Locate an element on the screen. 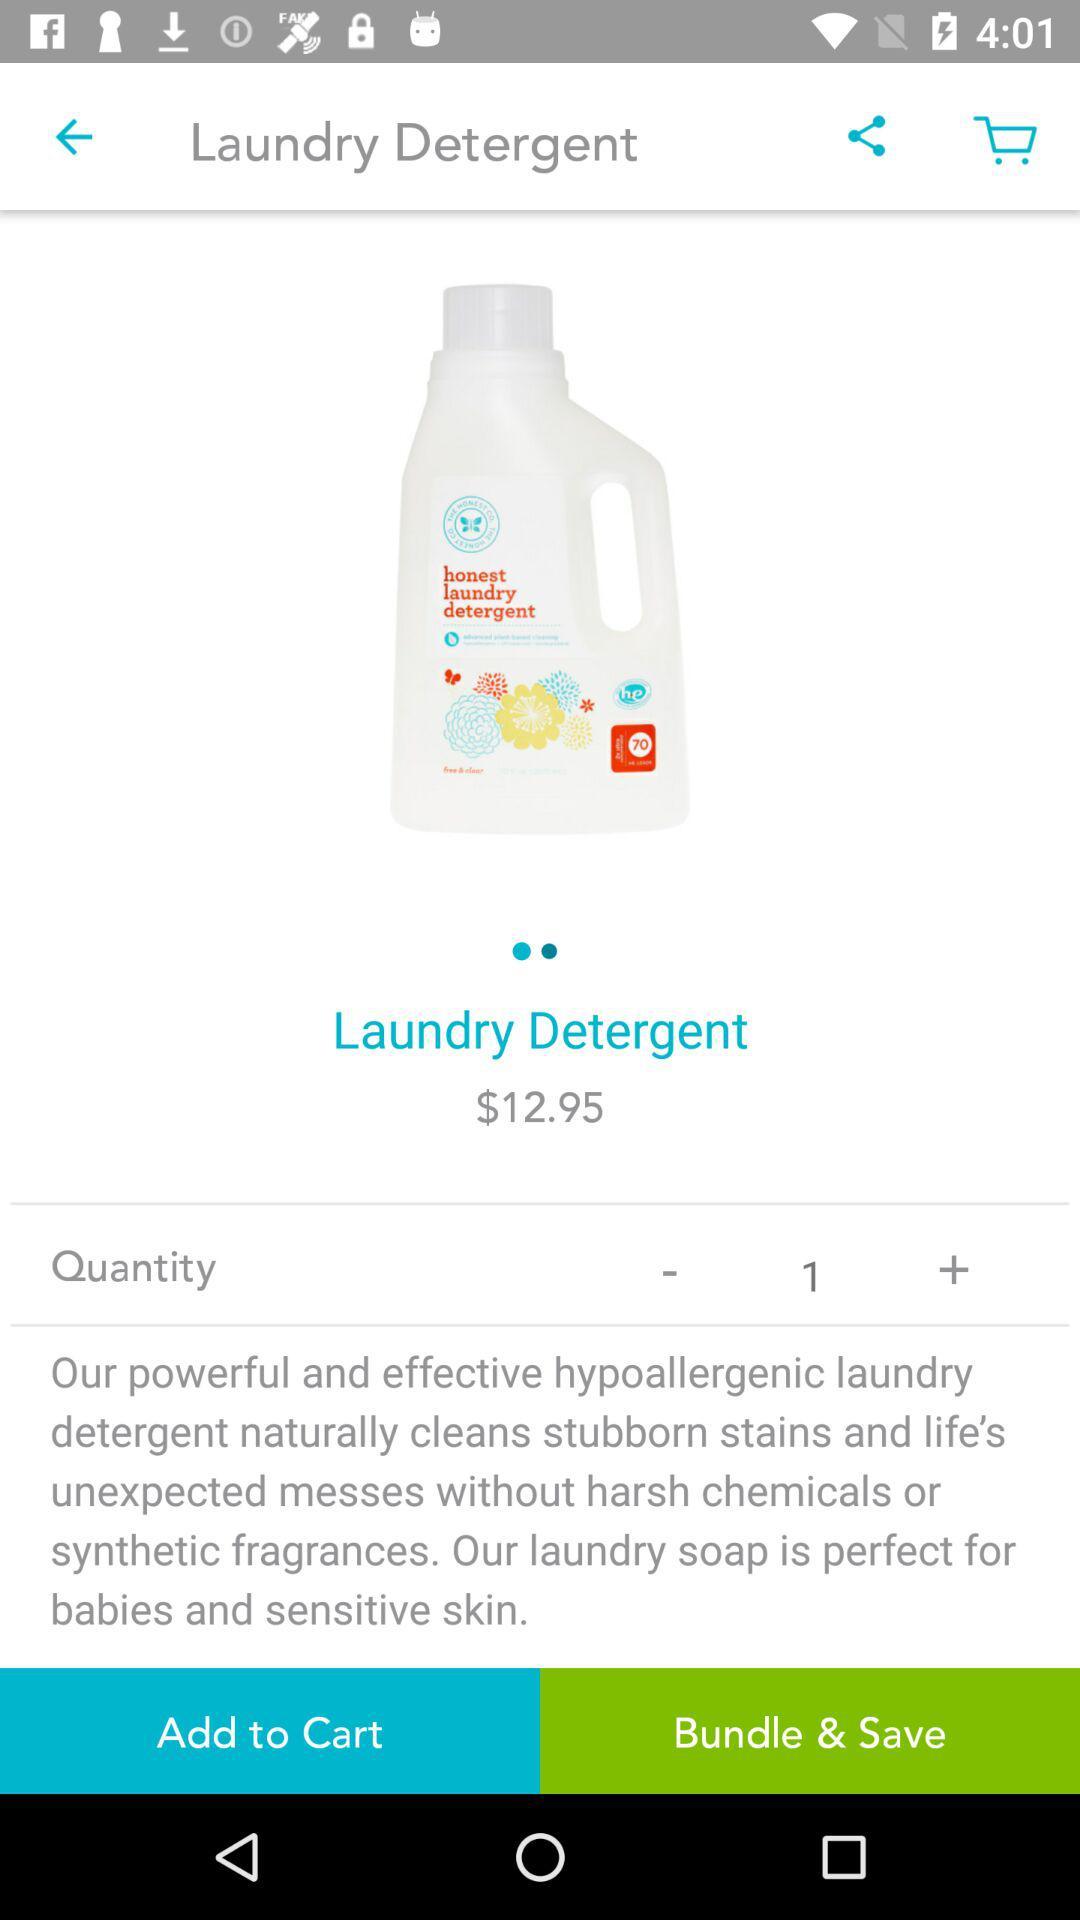 The image size is (1080, 1920). the our powerful and is located at coordinates (540, 1542).